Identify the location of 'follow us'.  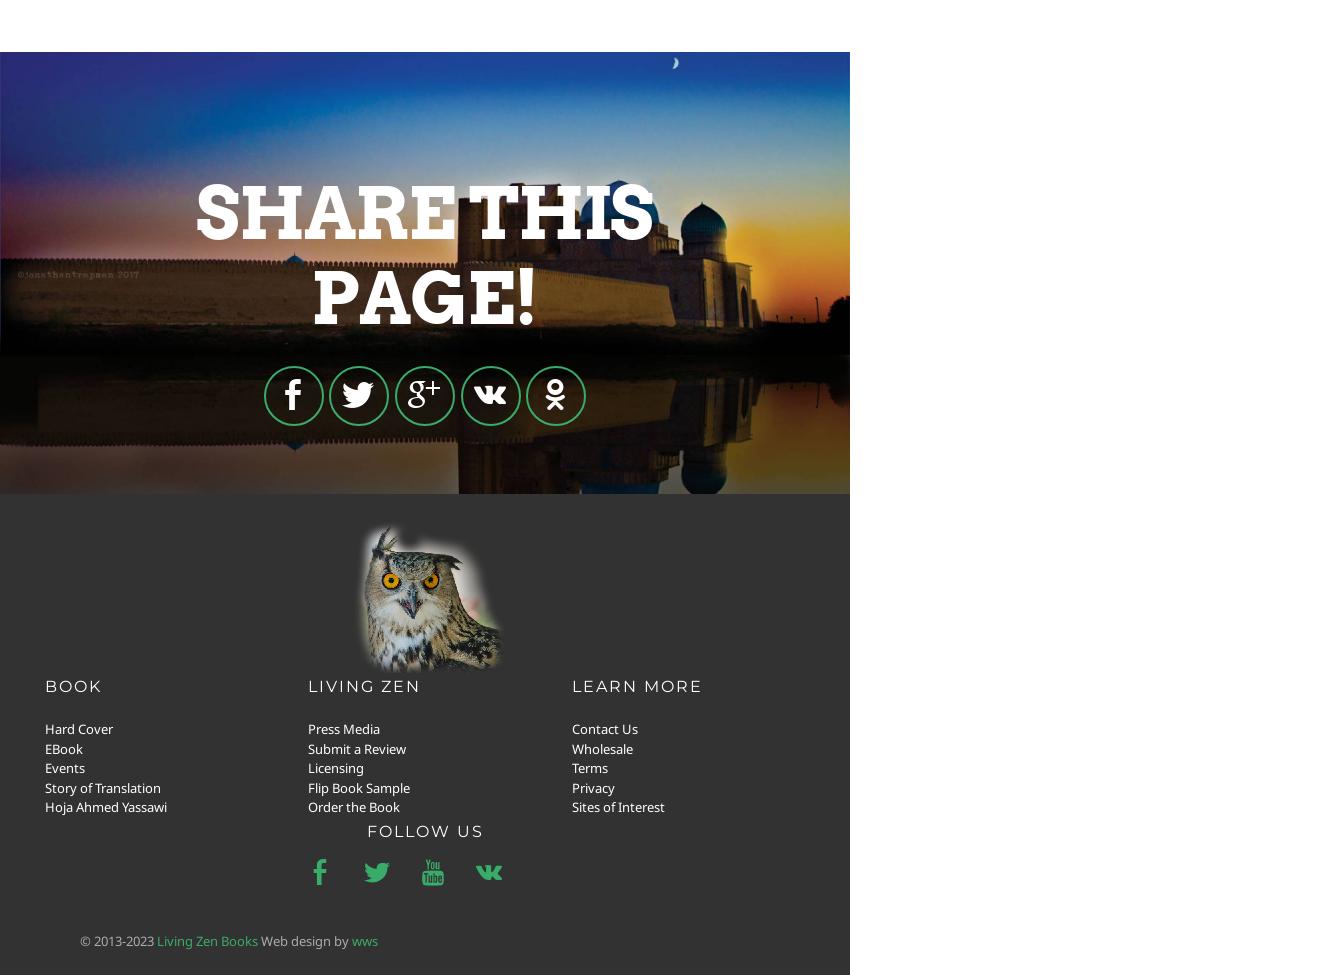
(365, 830).